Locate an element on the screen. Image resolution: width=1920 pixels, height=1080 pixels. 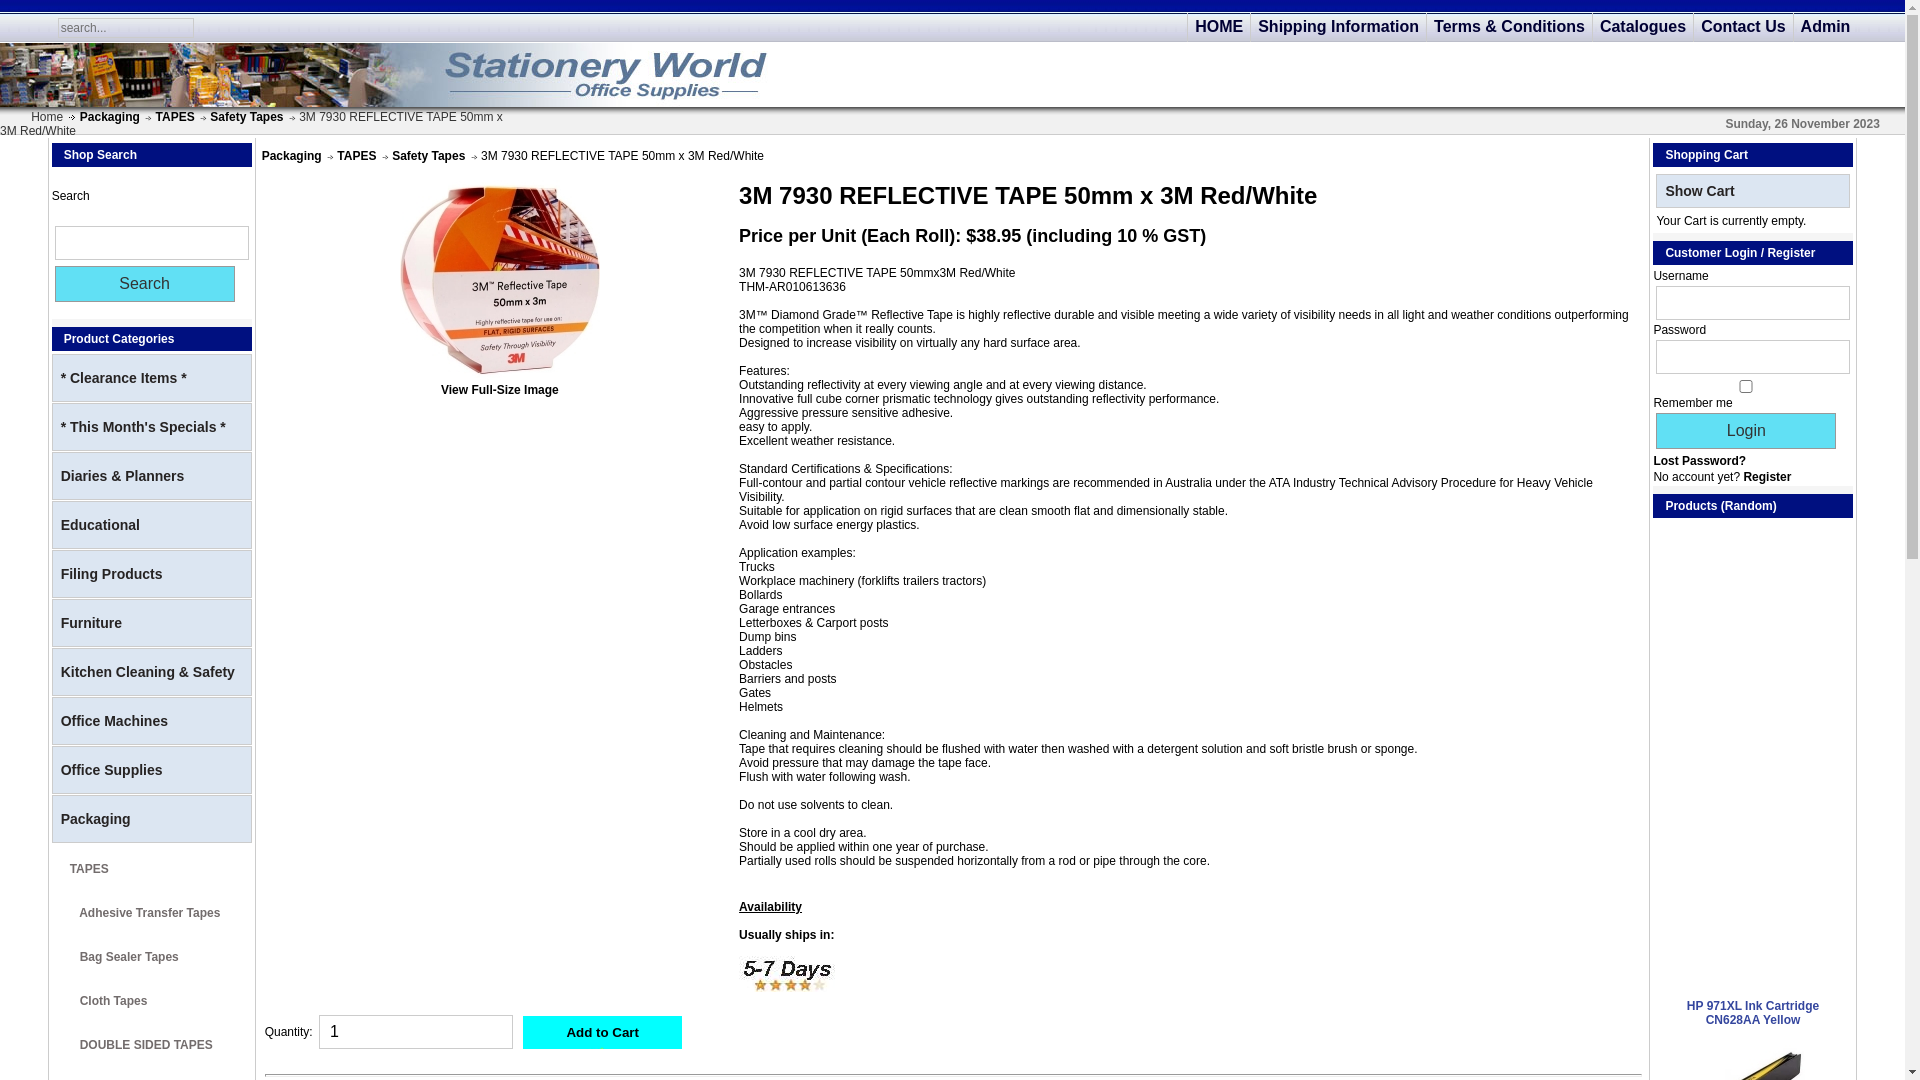
'Office Supplies' is located at coordinates (151, 769).